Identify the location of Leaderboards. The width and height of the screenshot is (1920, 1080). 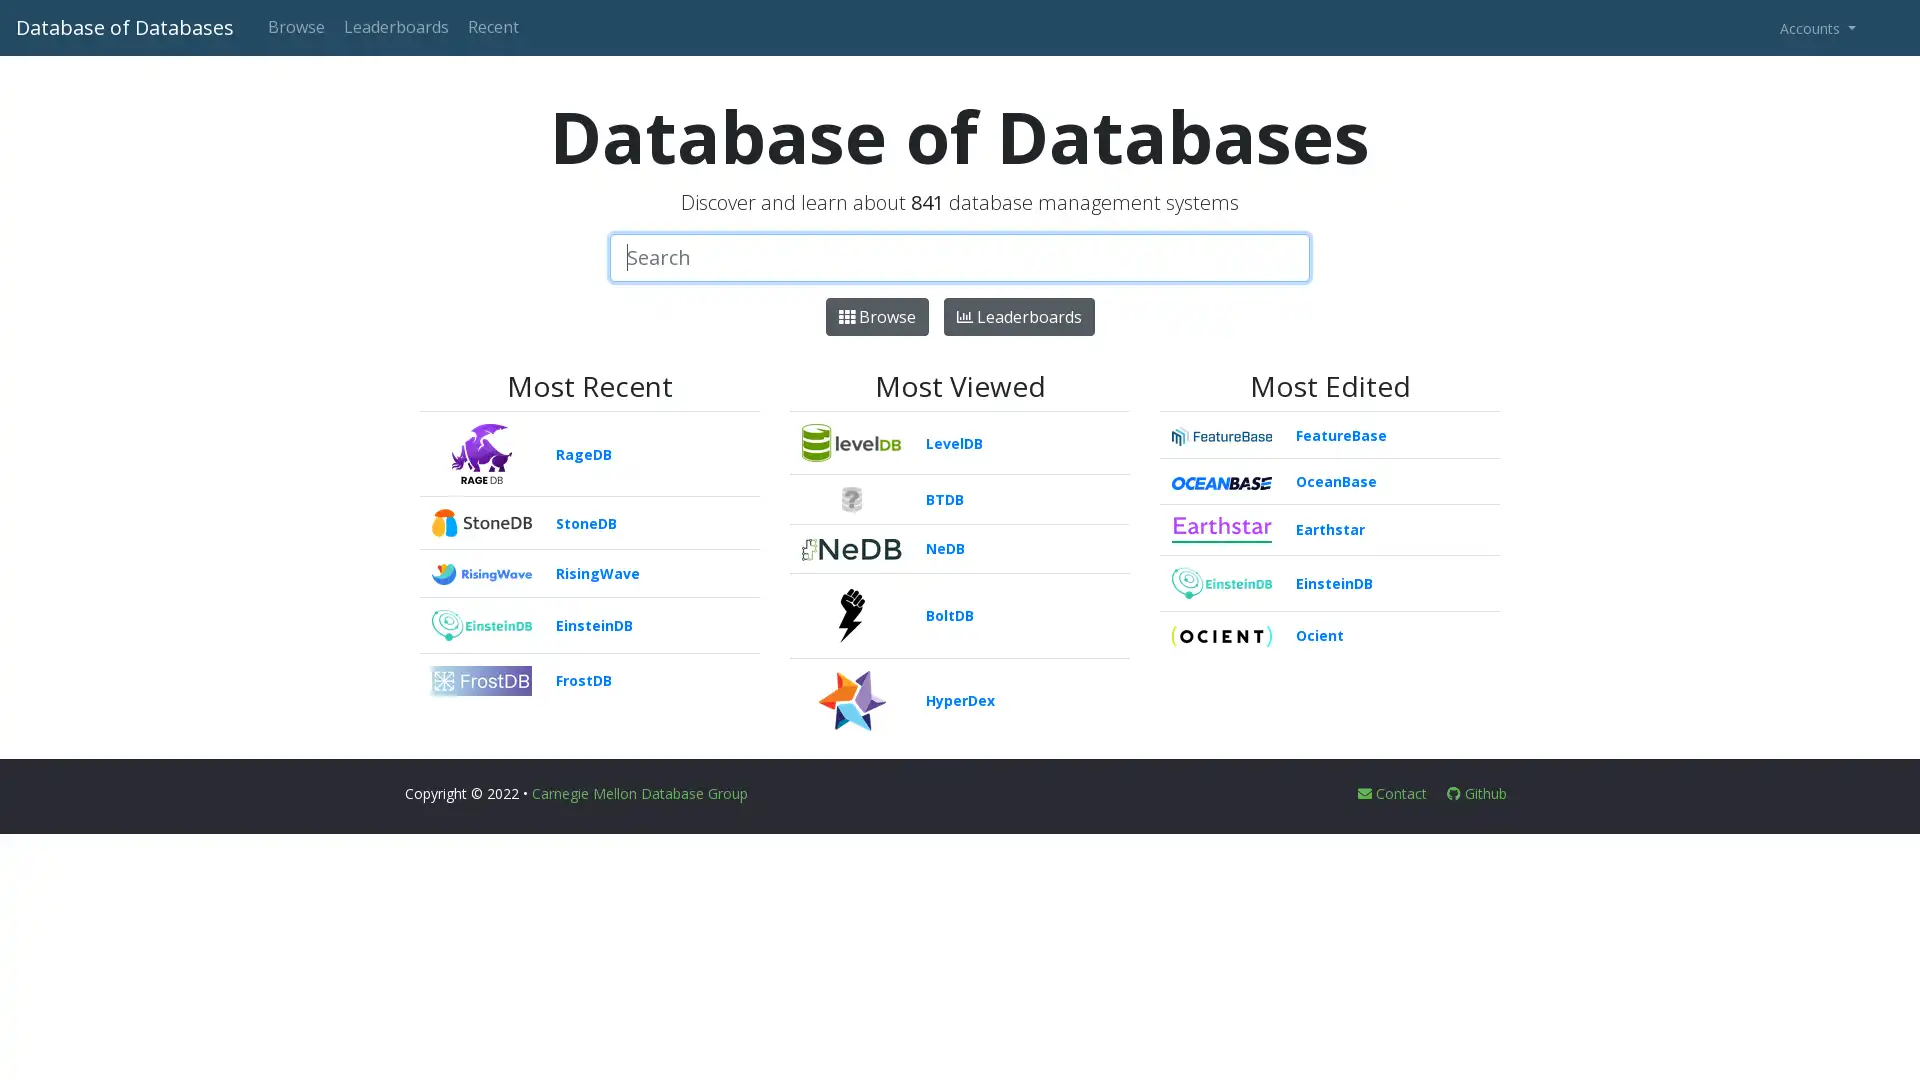
(1018, 315).